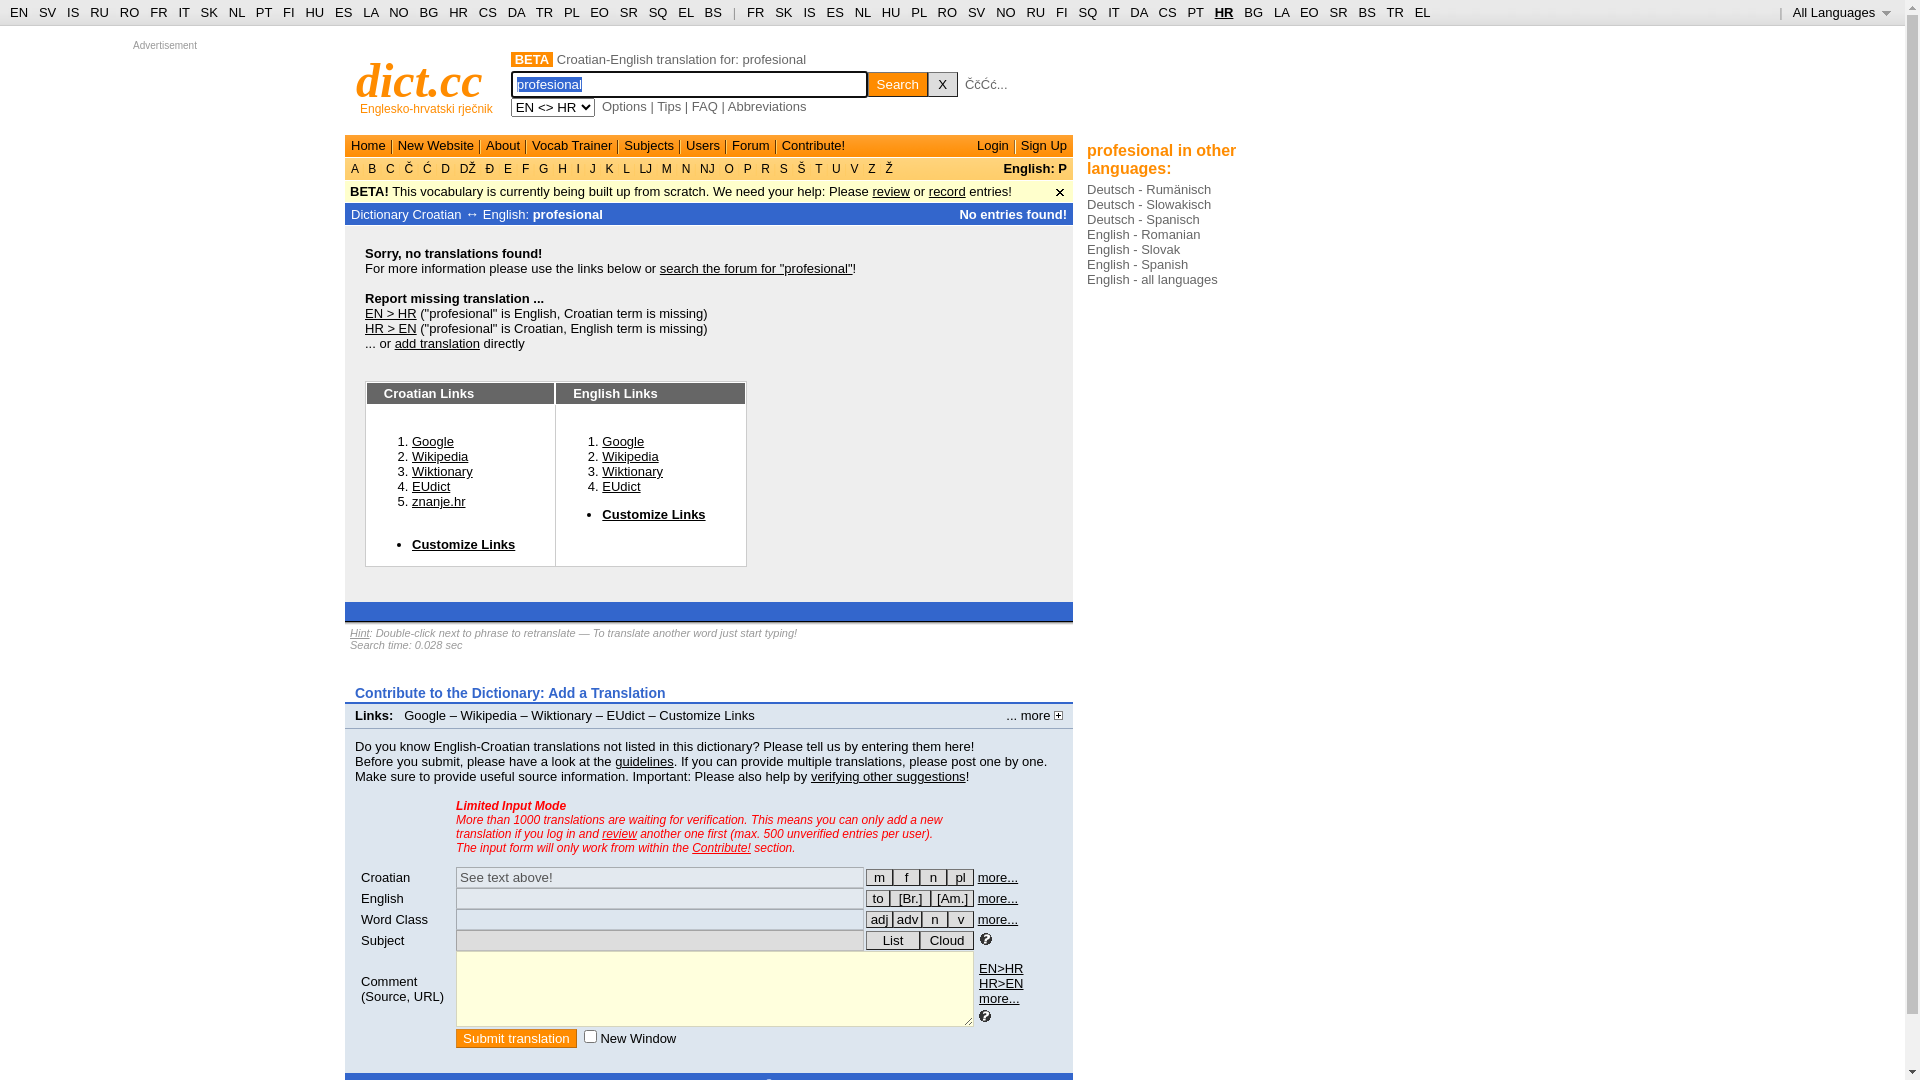  I want to click on 'EN>HR', so click(1001, 967).